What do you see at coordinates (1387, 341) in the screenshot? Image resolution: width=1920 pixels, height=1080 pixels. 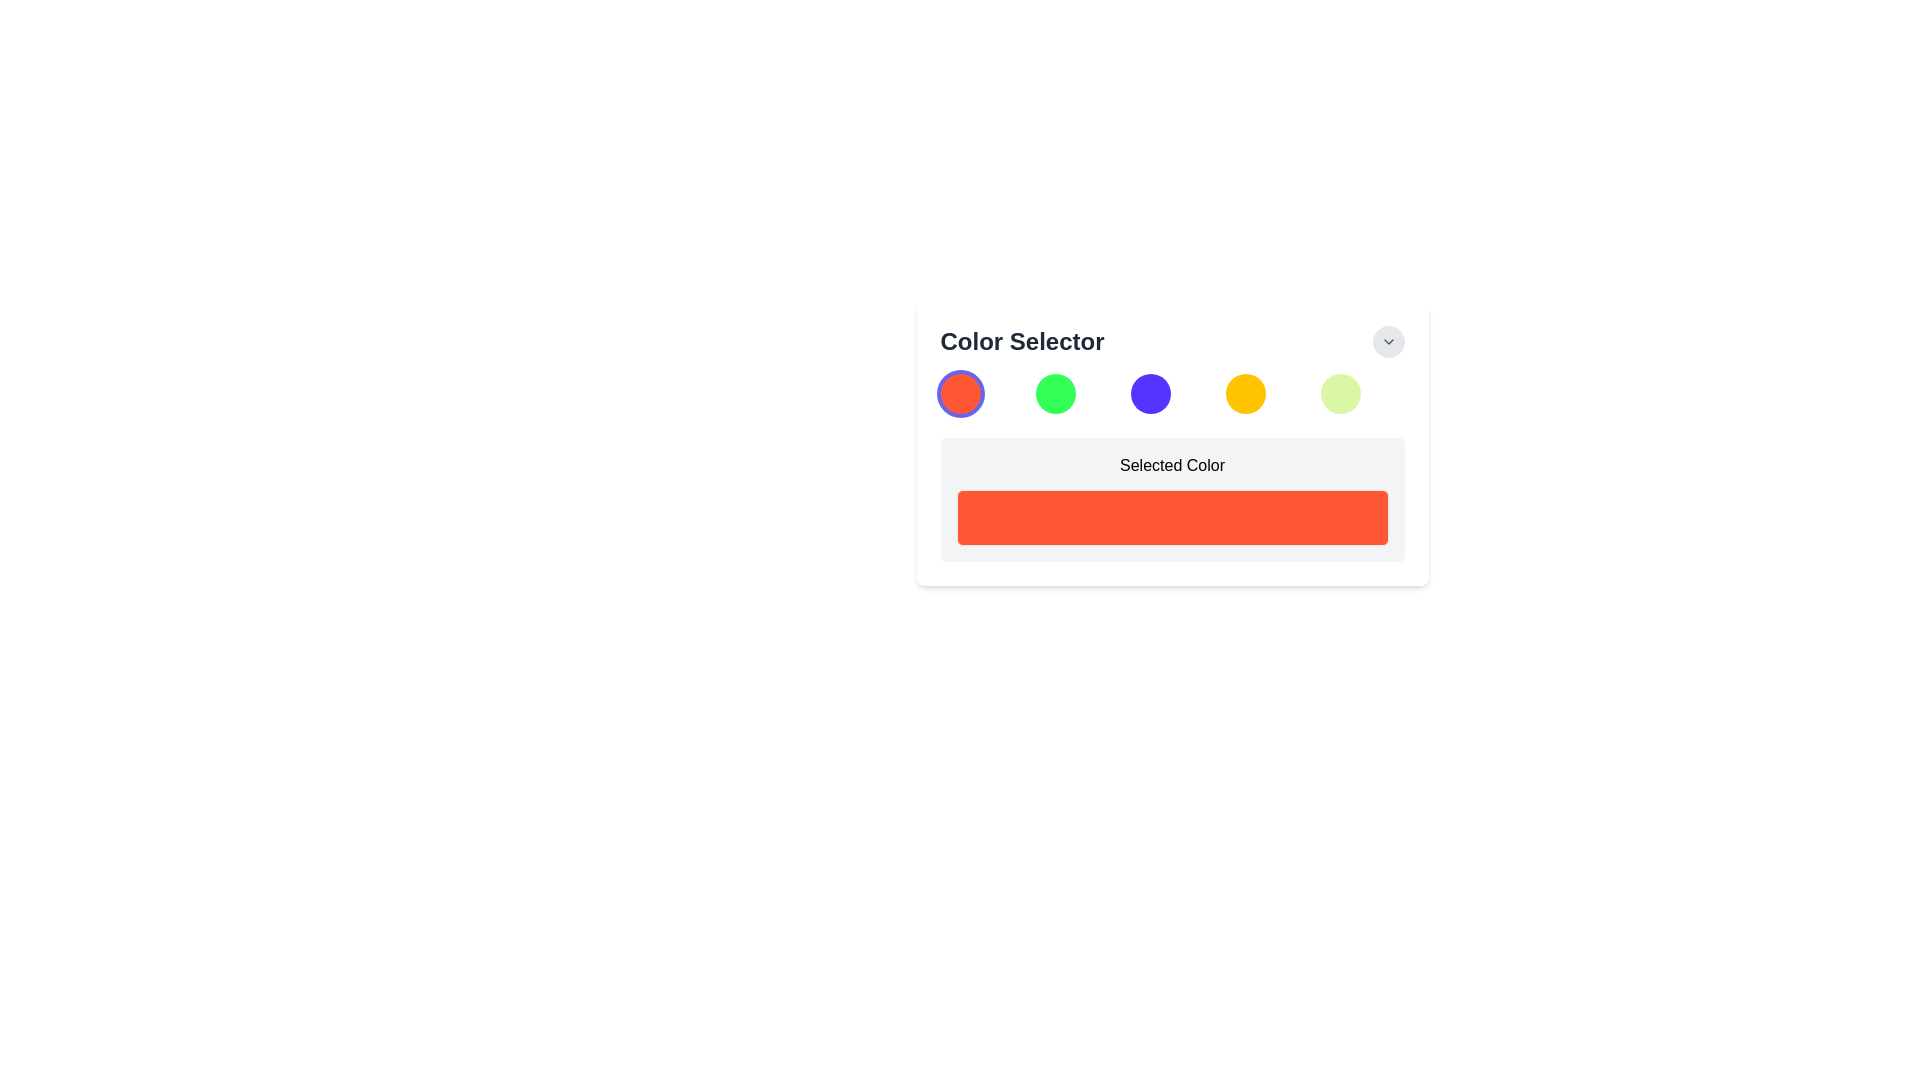 I see `the dropdown toggle button located at the top-right corner of the 'Color Selector' section` at bounding box center [1387, 341].